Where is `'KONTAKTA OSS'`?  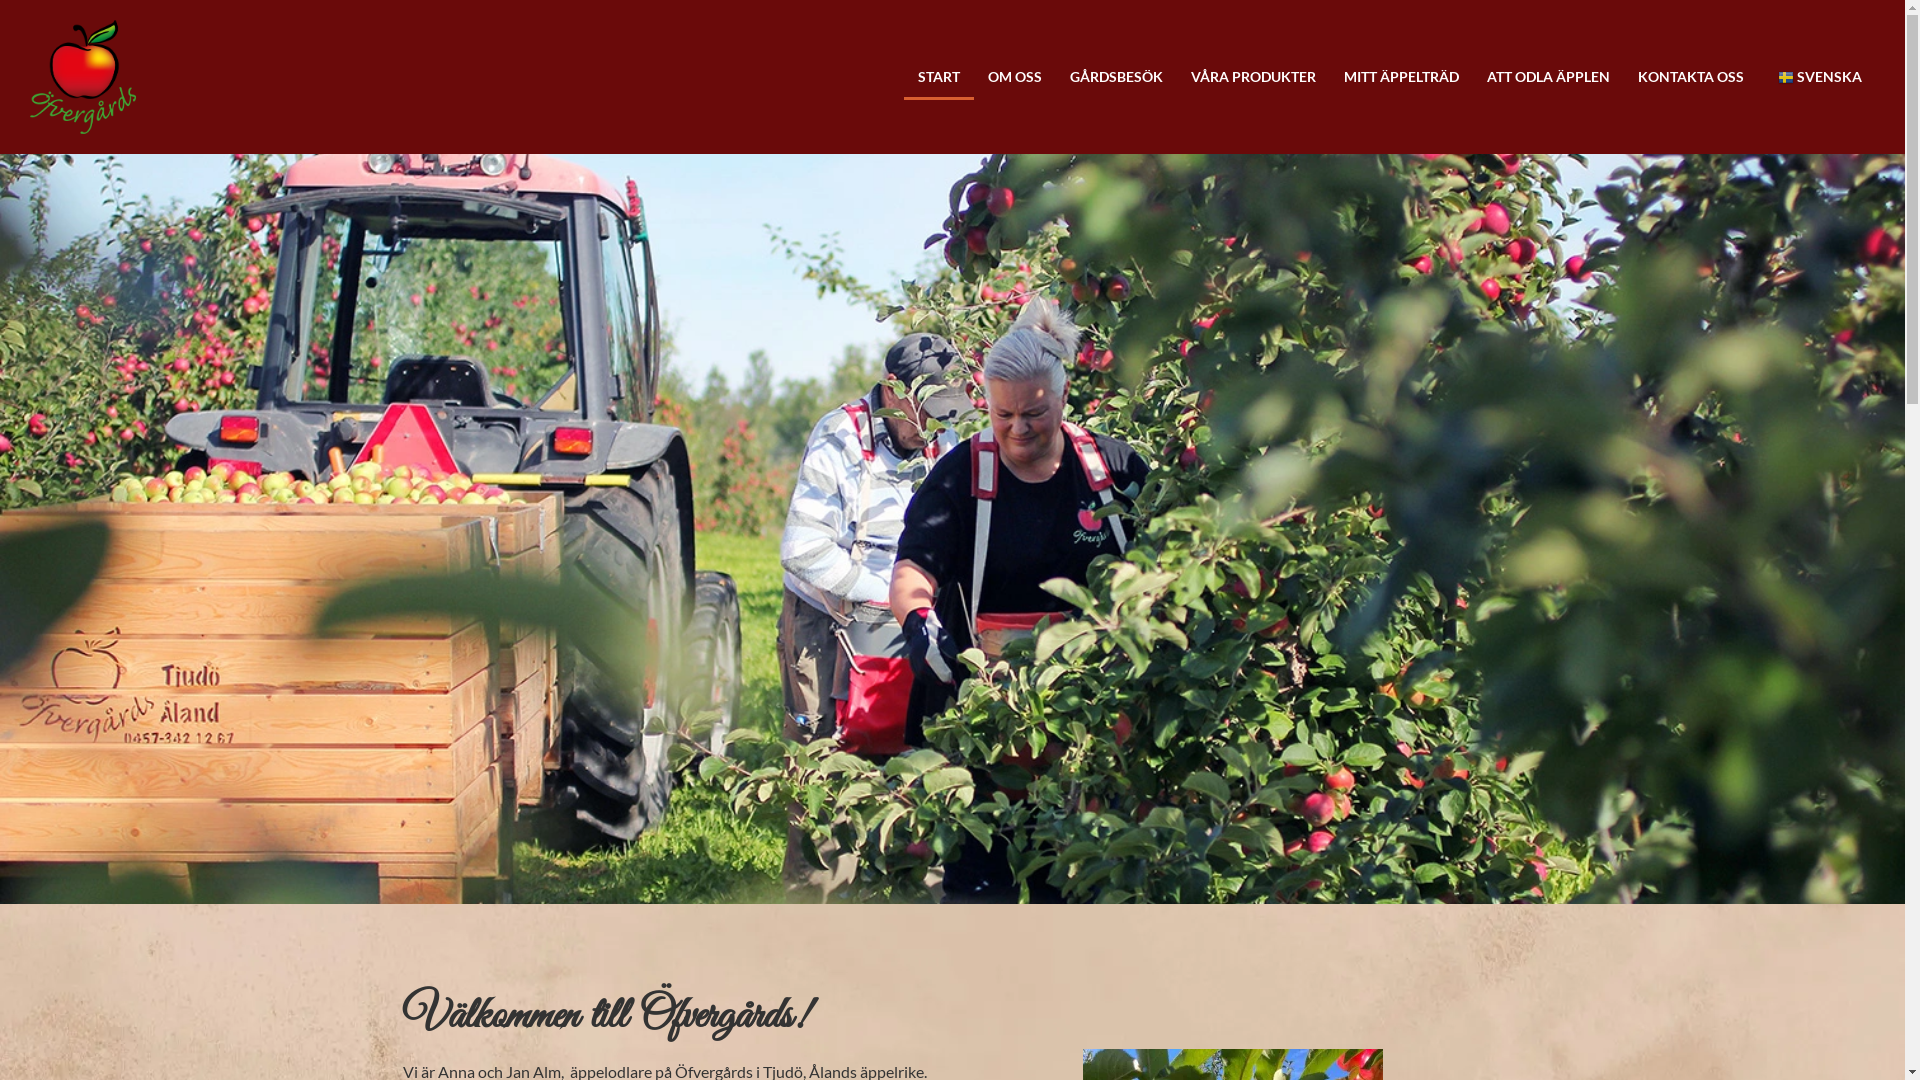
'KONTAKTA OSS' is located at coordinates (1689, 76).